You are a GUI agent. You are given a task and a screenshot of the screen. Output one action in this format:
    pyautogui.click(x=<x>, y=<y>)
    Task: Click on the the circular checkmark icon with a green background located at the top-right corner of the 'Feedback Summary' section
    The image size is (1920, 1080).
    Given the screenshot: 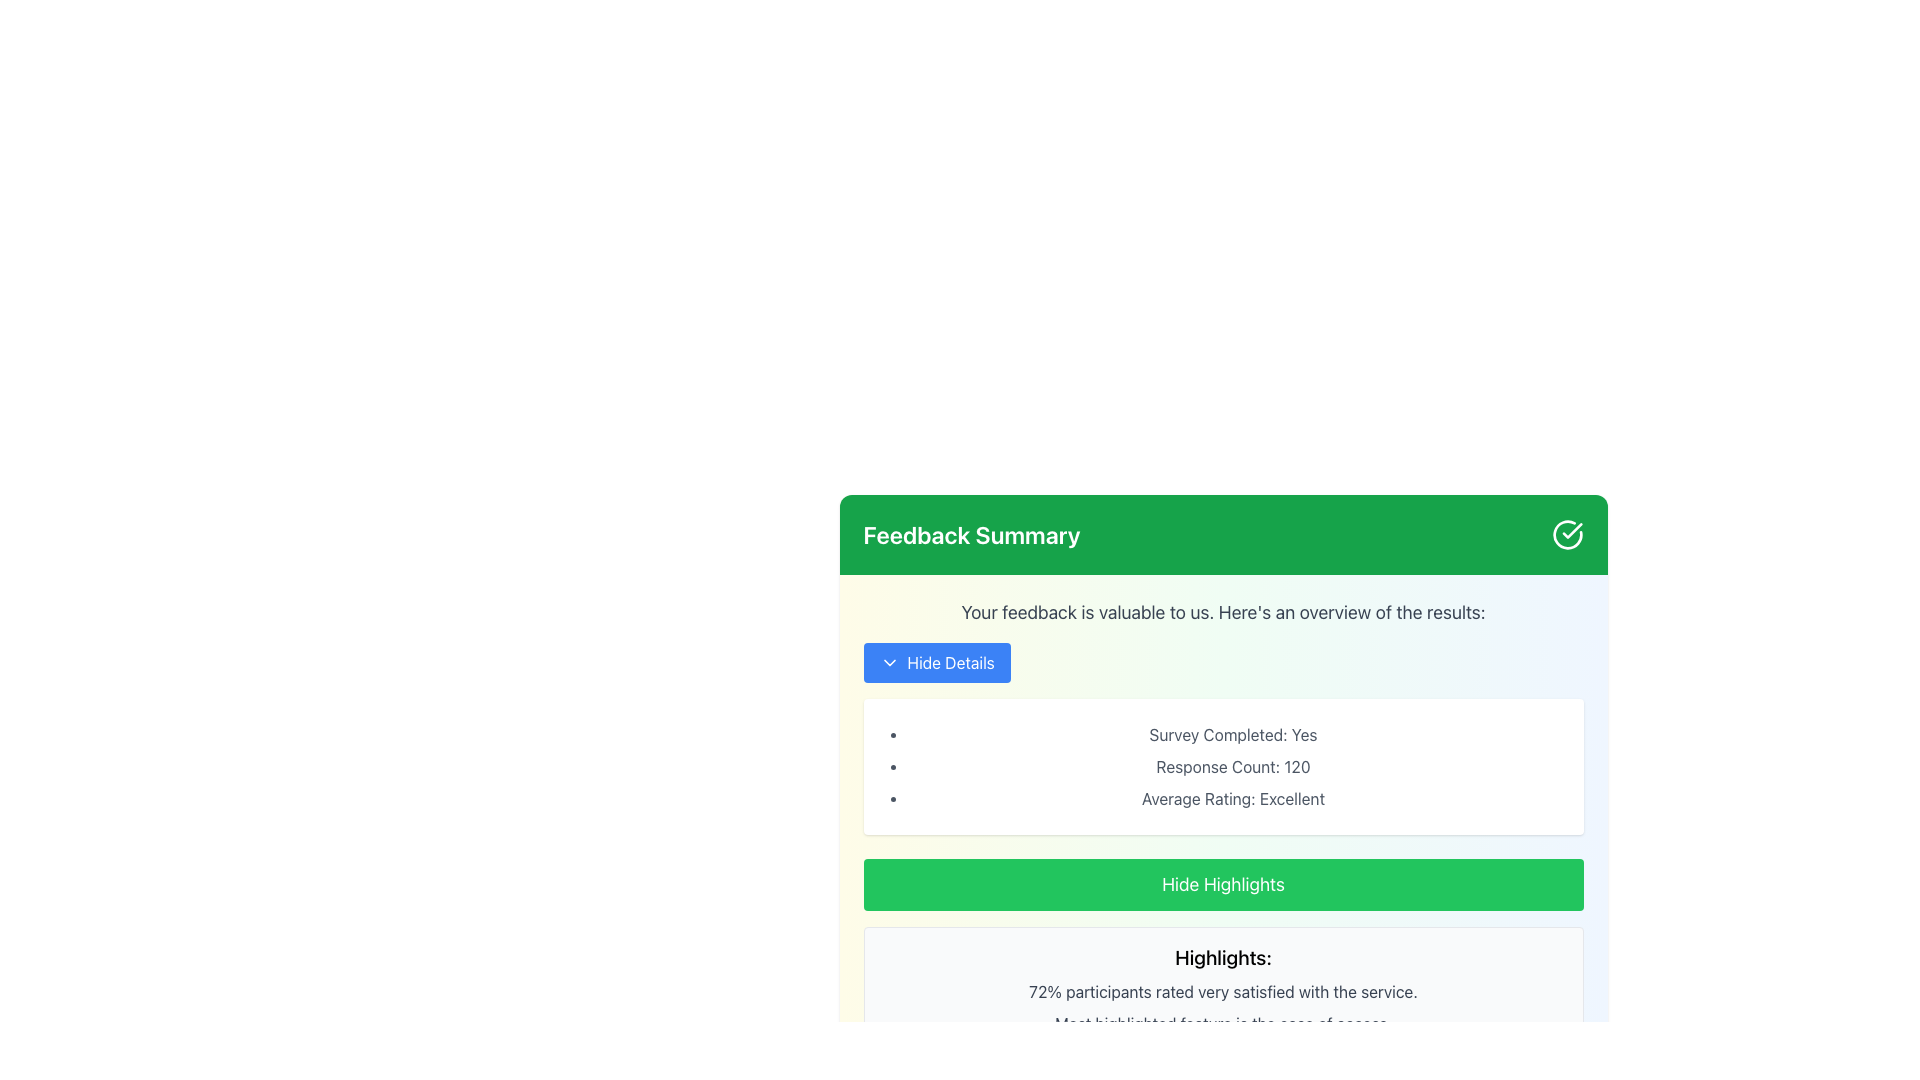 What is the action you would take?
    pyautogui.click(x=1566, y=534)
    